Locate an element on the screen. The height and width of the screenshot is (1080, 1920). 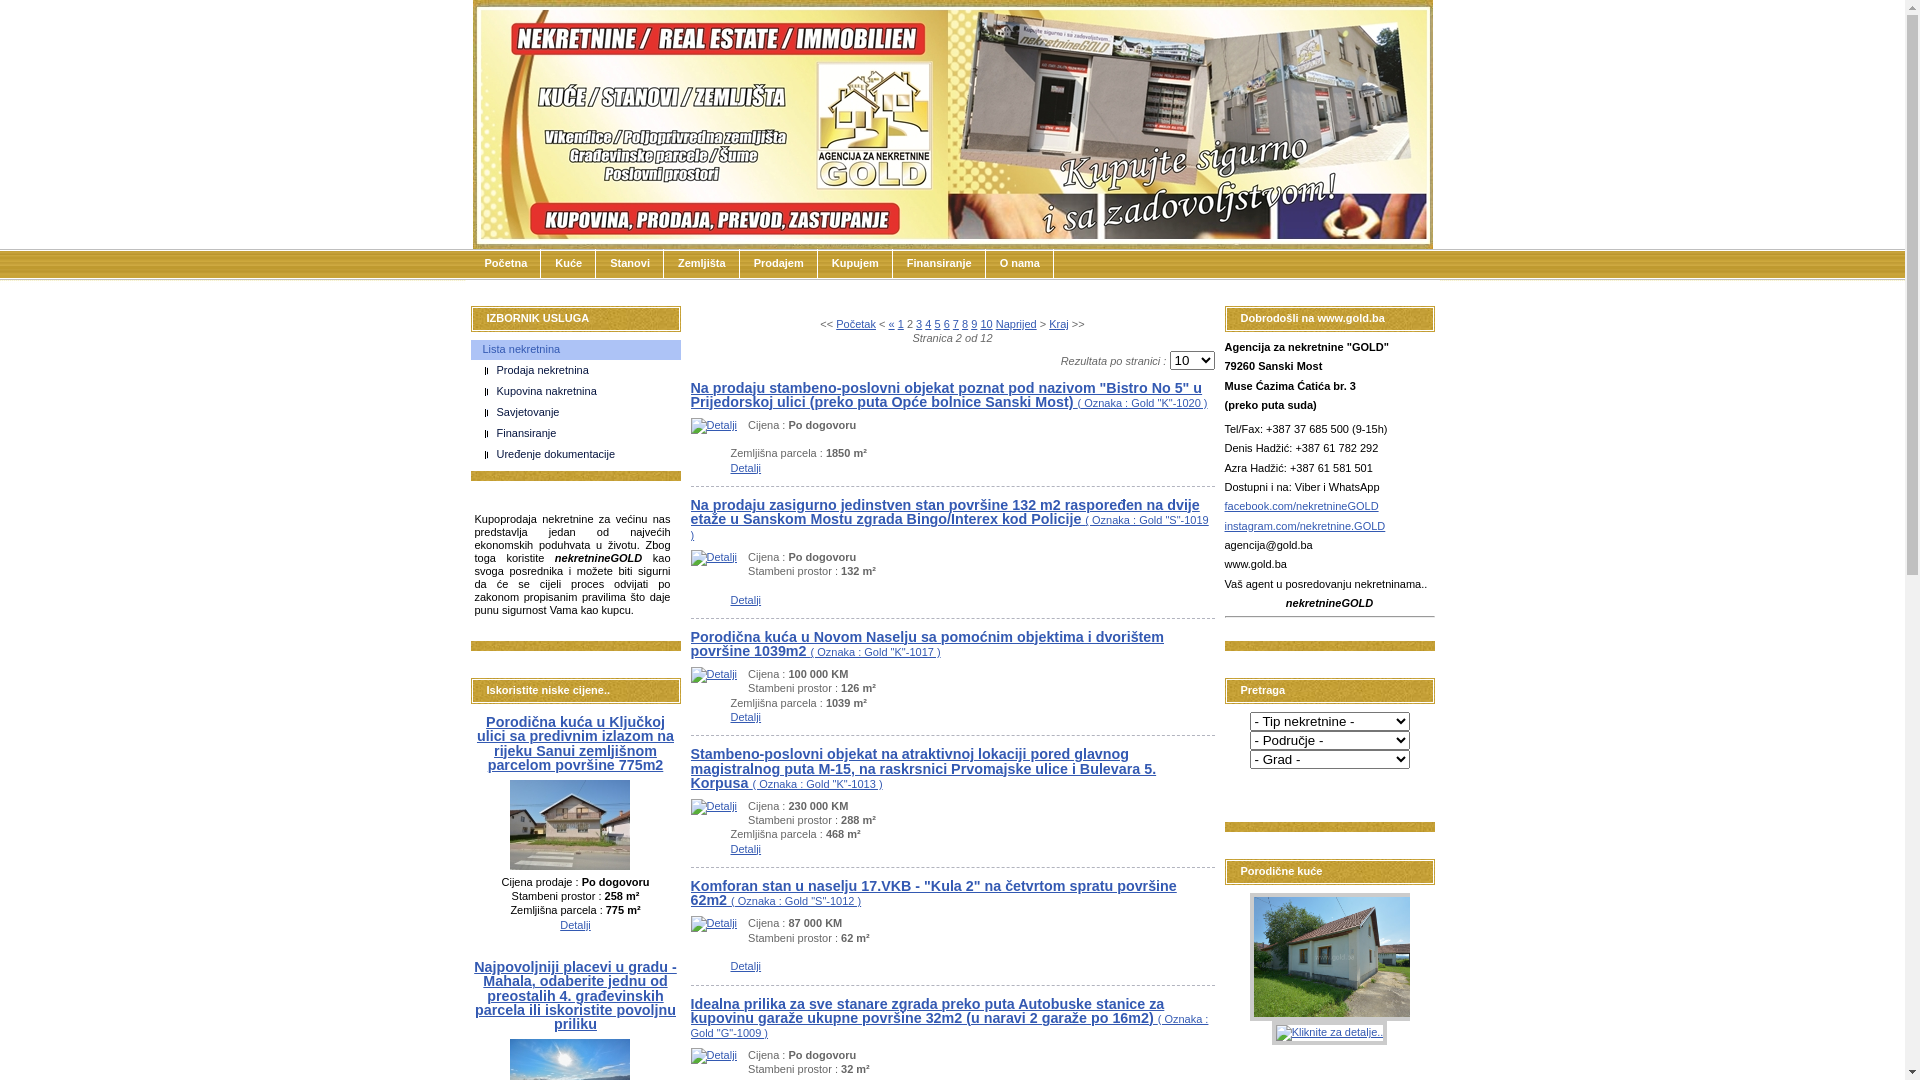
'Prodajem' is located at coordinates (738, 262).